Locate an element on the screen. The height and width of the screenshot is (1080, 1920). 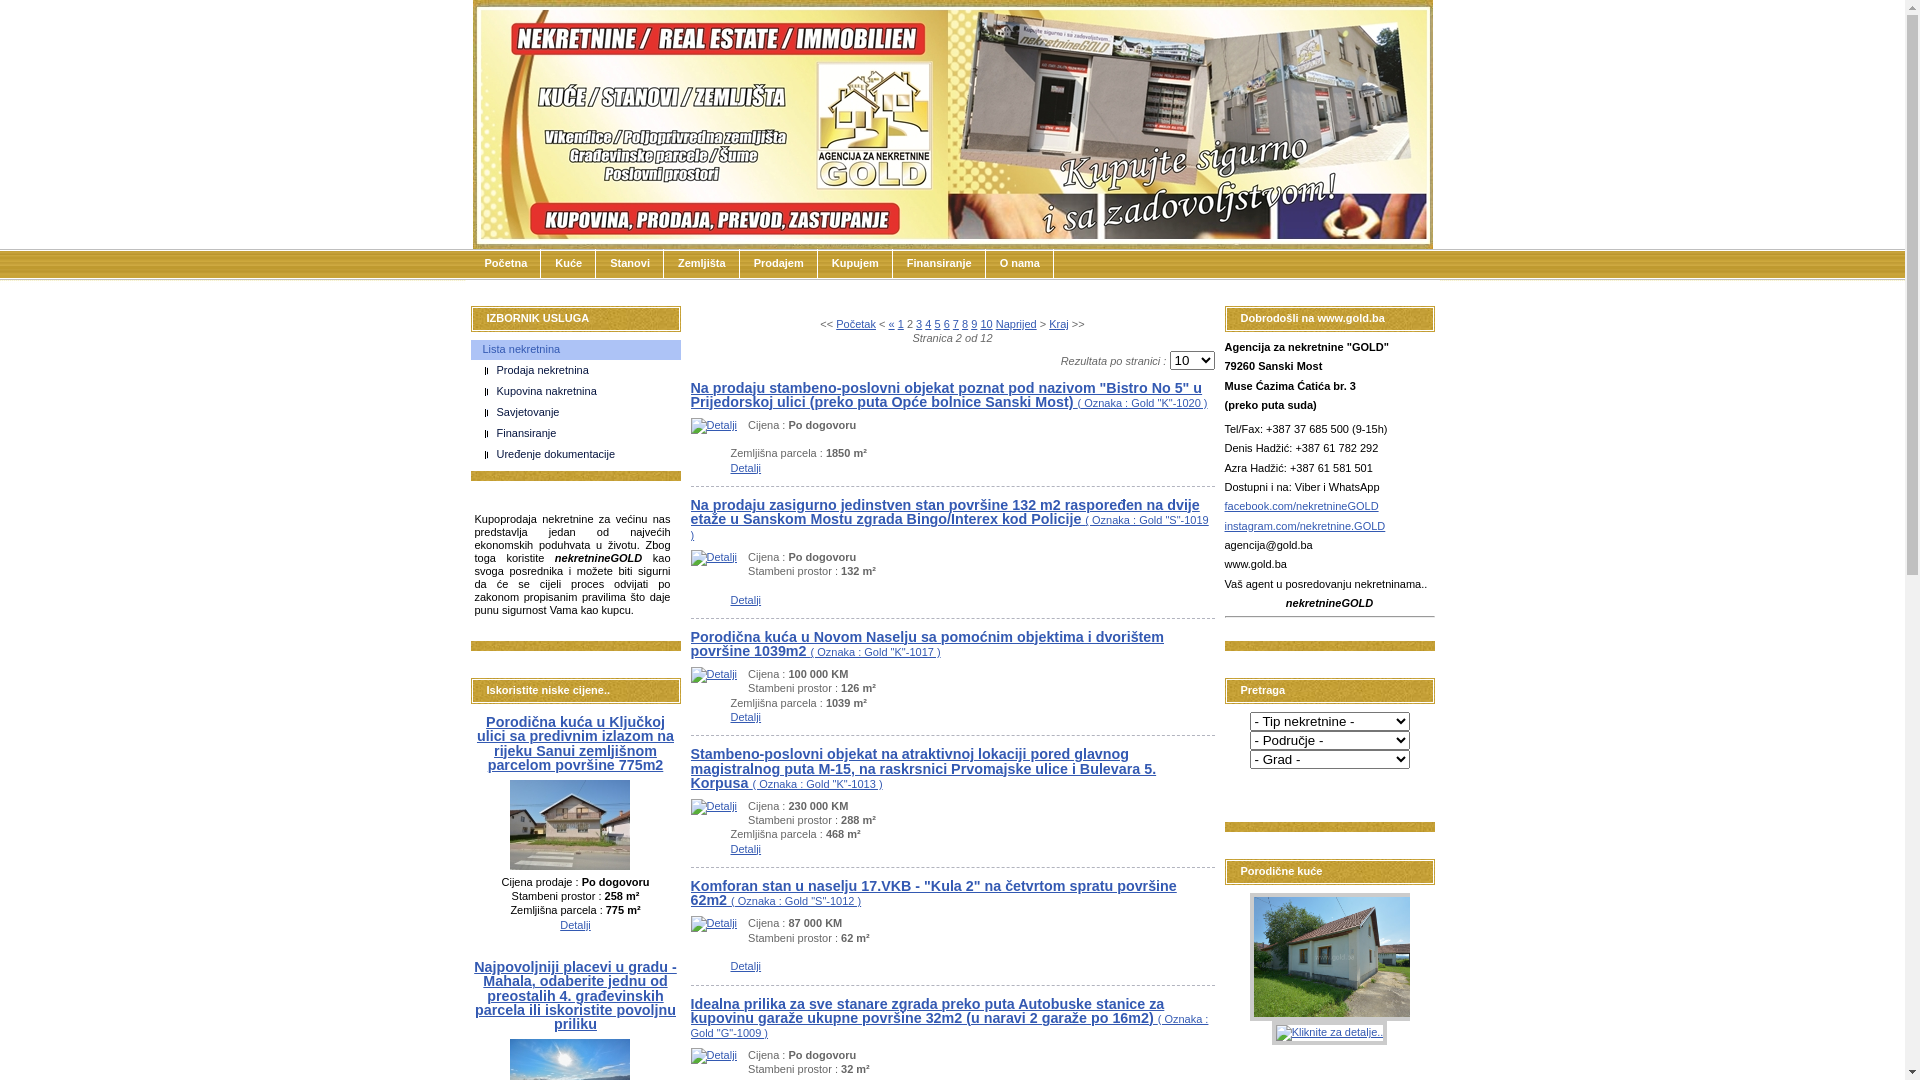
'Prodajem' is located at coordinates (738, 262).